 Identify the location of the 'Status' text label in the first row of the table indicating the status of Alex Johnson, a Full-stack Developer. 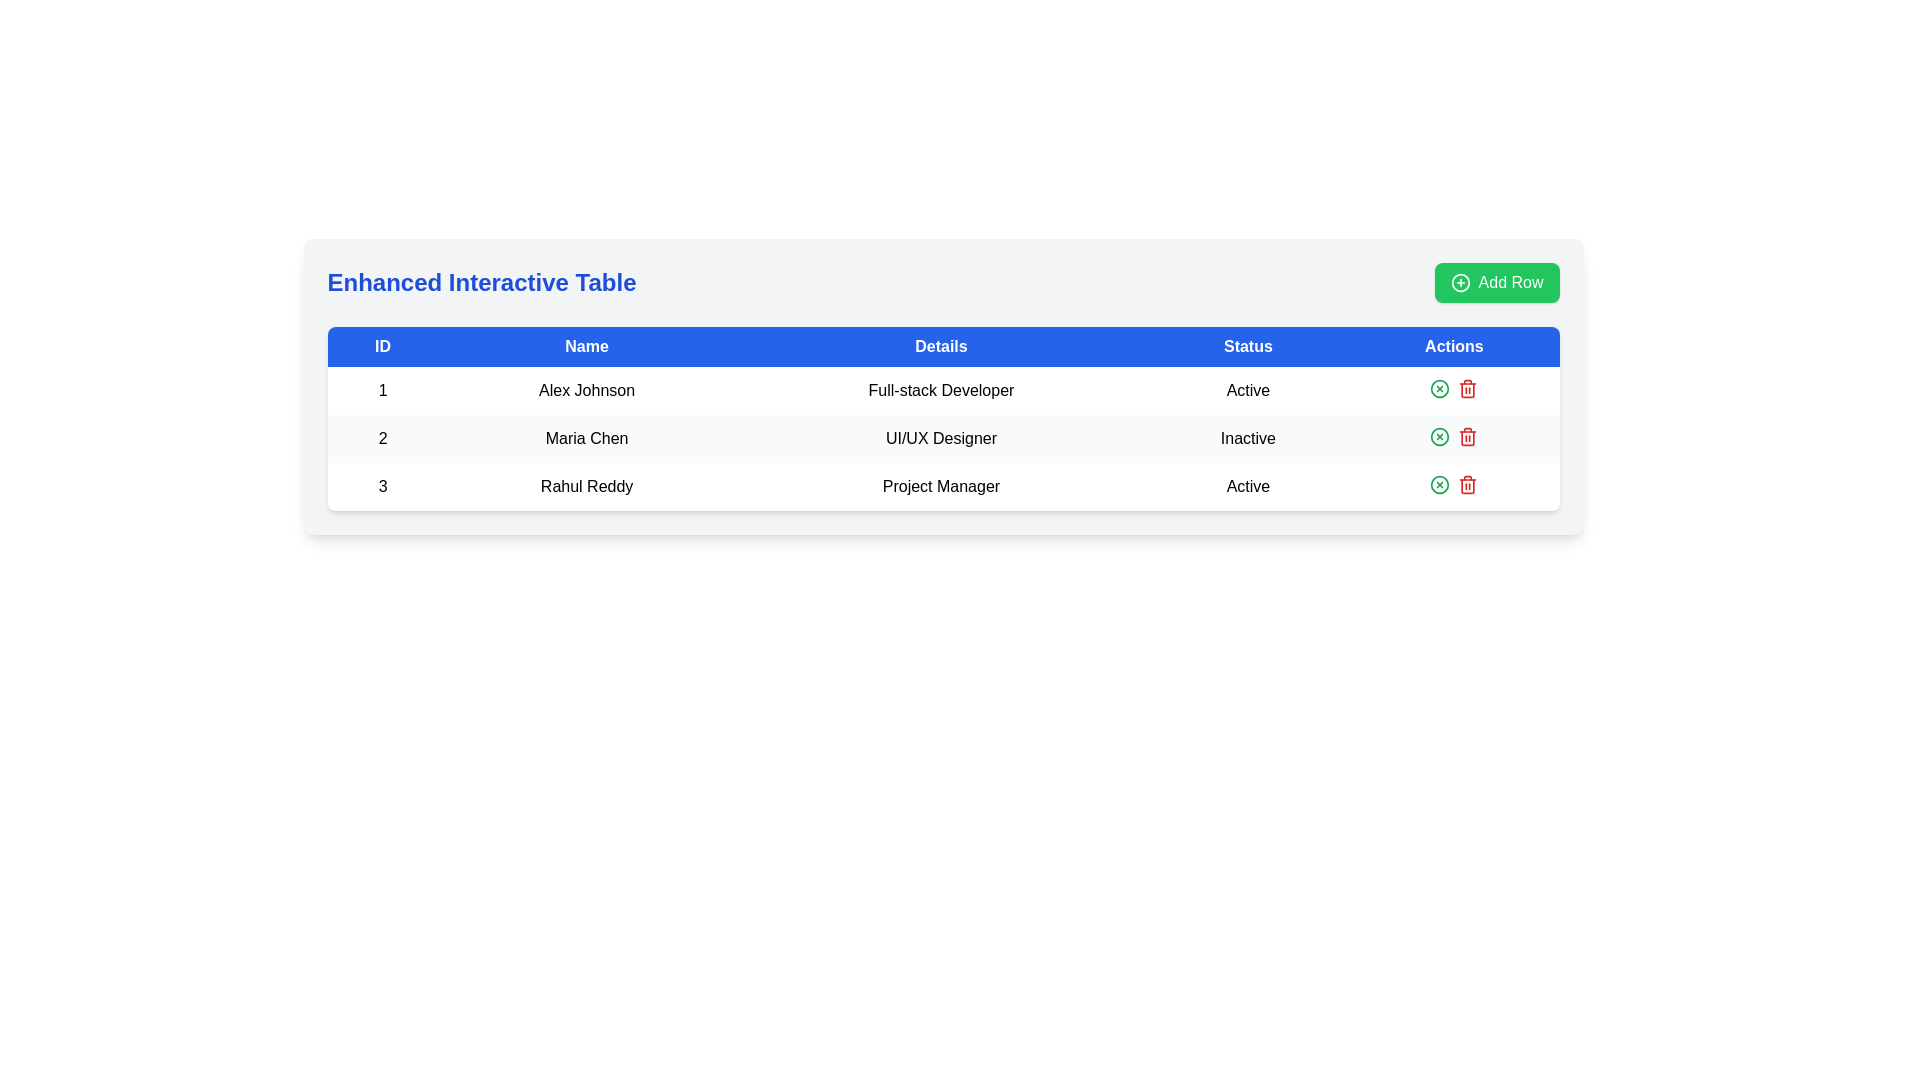
(1247, 390).